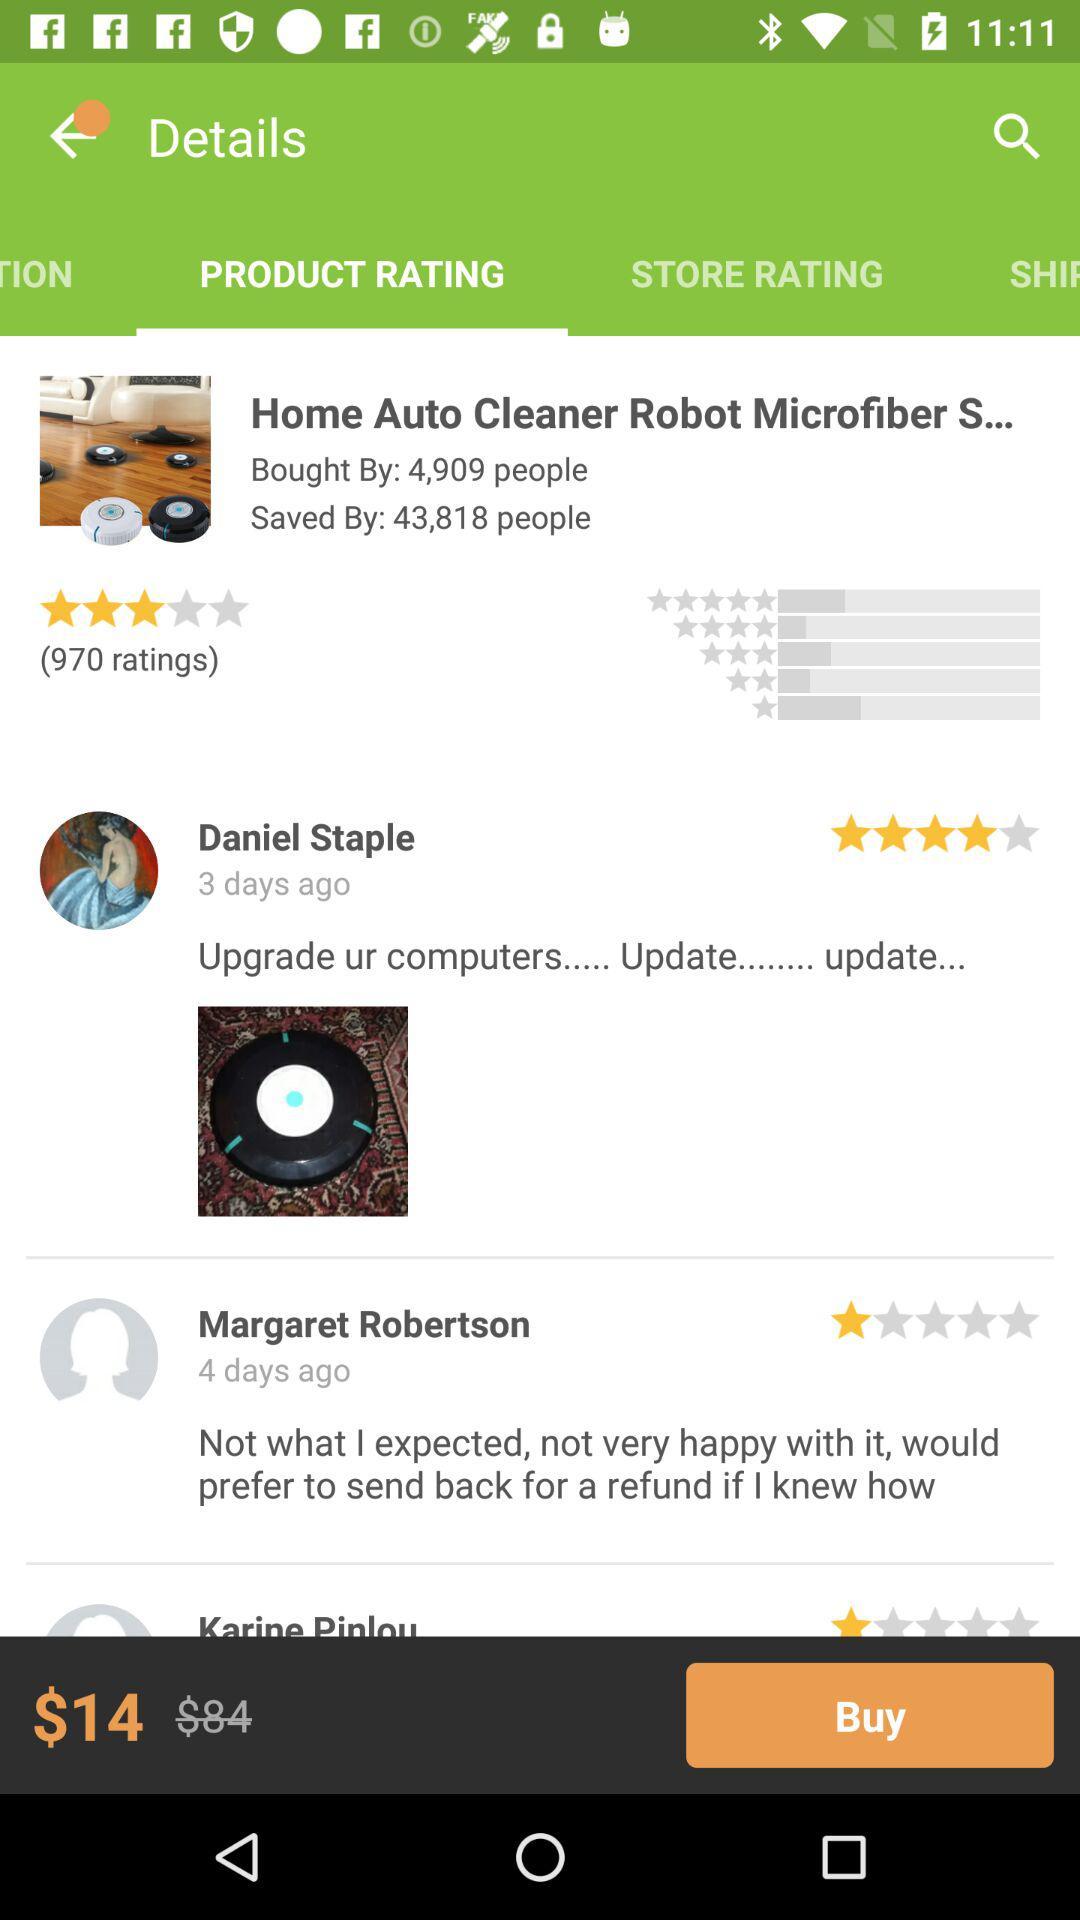 This screenshot has height=1920, width=1080. Describe the element at coordinates (757, 272) in the screenshot. I see `item above home auto cleaner item` at that location.